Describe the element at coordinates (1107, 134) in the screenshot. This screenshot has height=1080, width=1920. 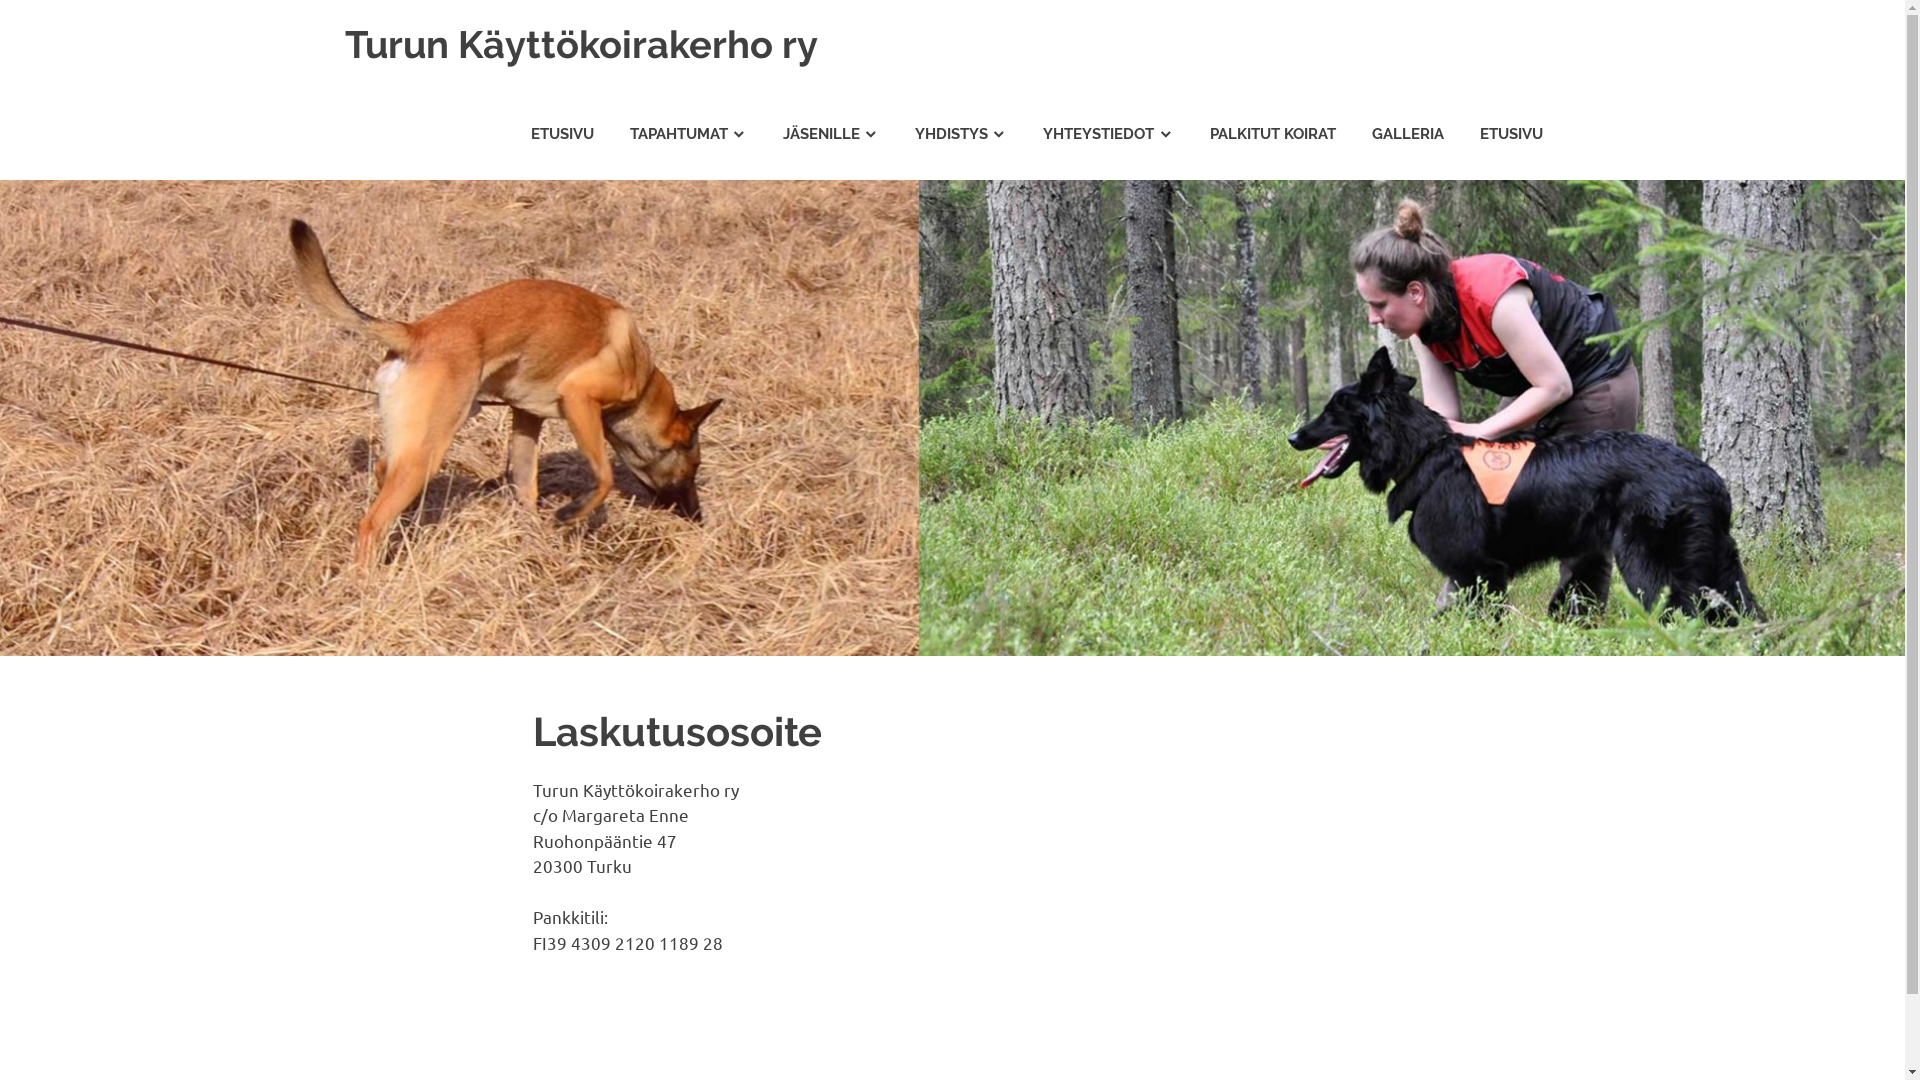
I see `'YHTEYSTIEDOT'` at that location.